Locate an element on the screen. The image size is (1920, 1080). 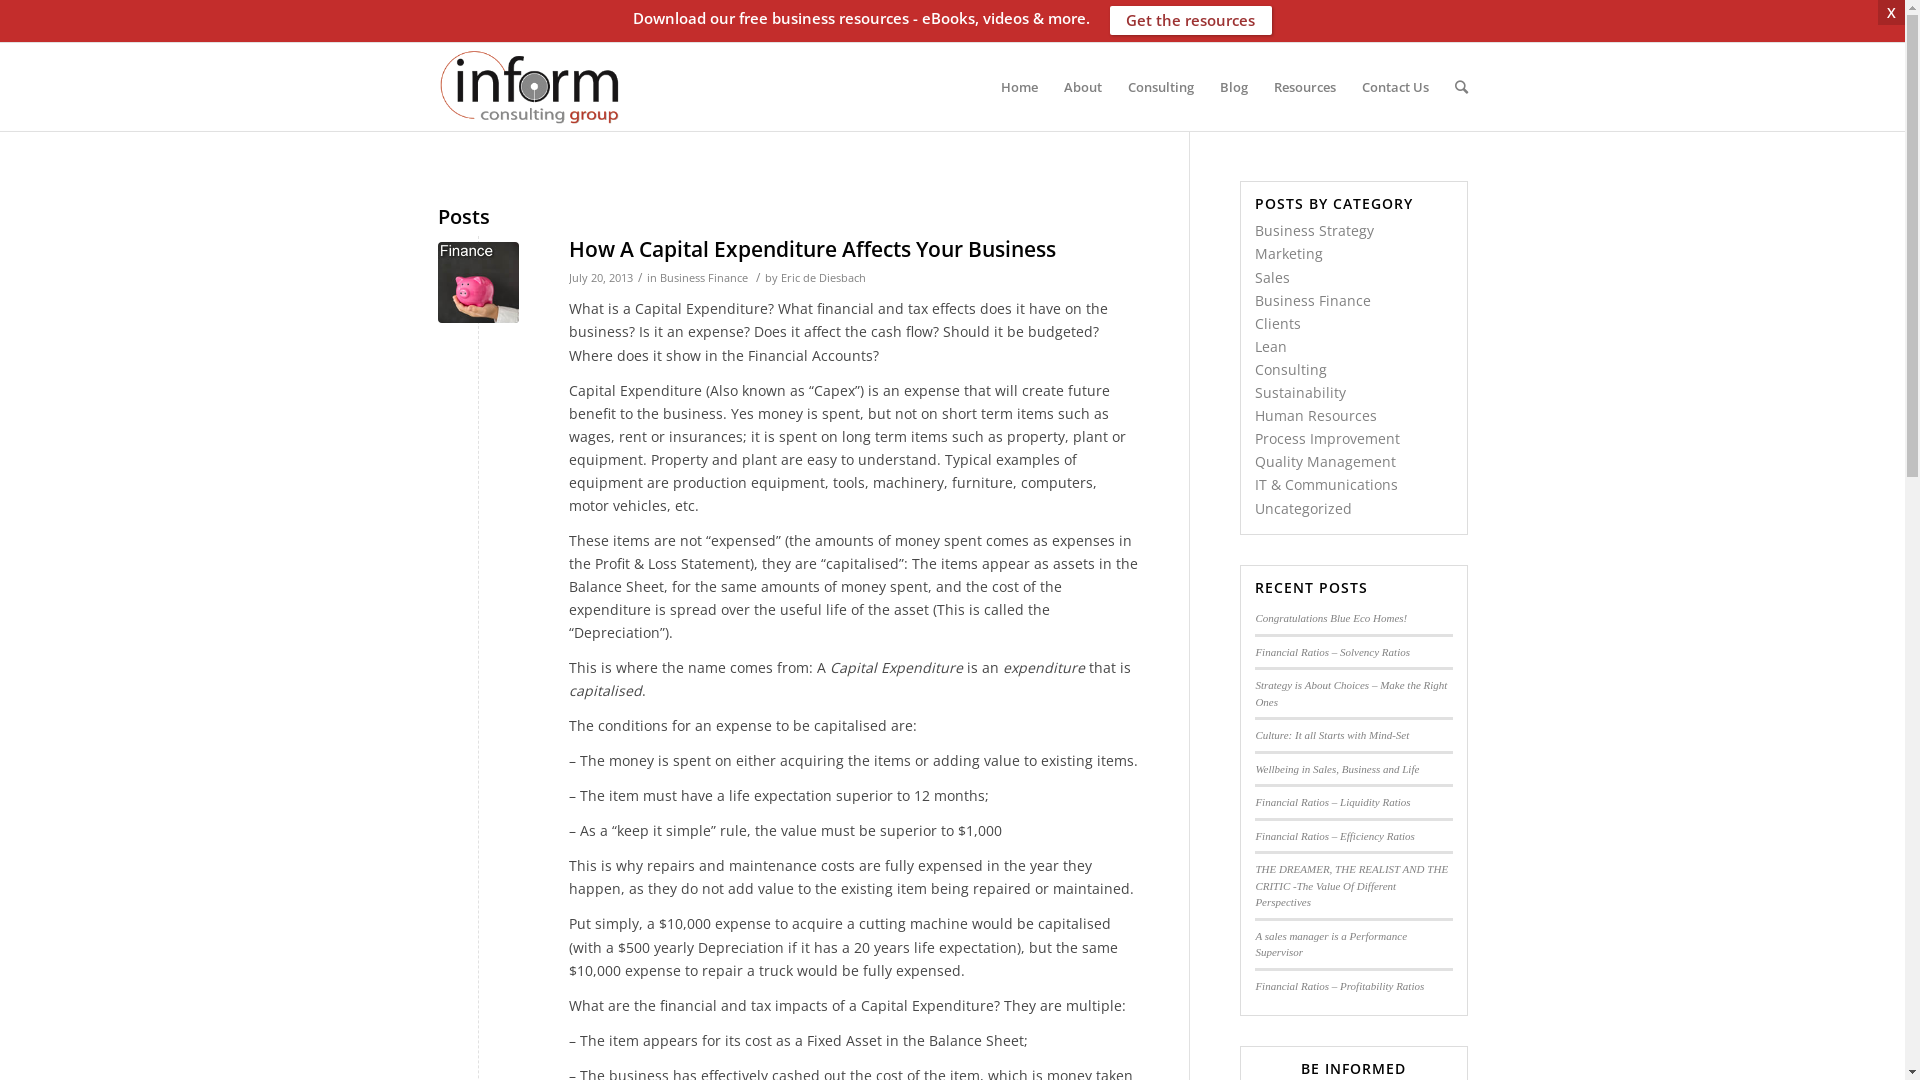
'How A Capital Expenditure Affects Your Business' is located at coordinates (477, 282).